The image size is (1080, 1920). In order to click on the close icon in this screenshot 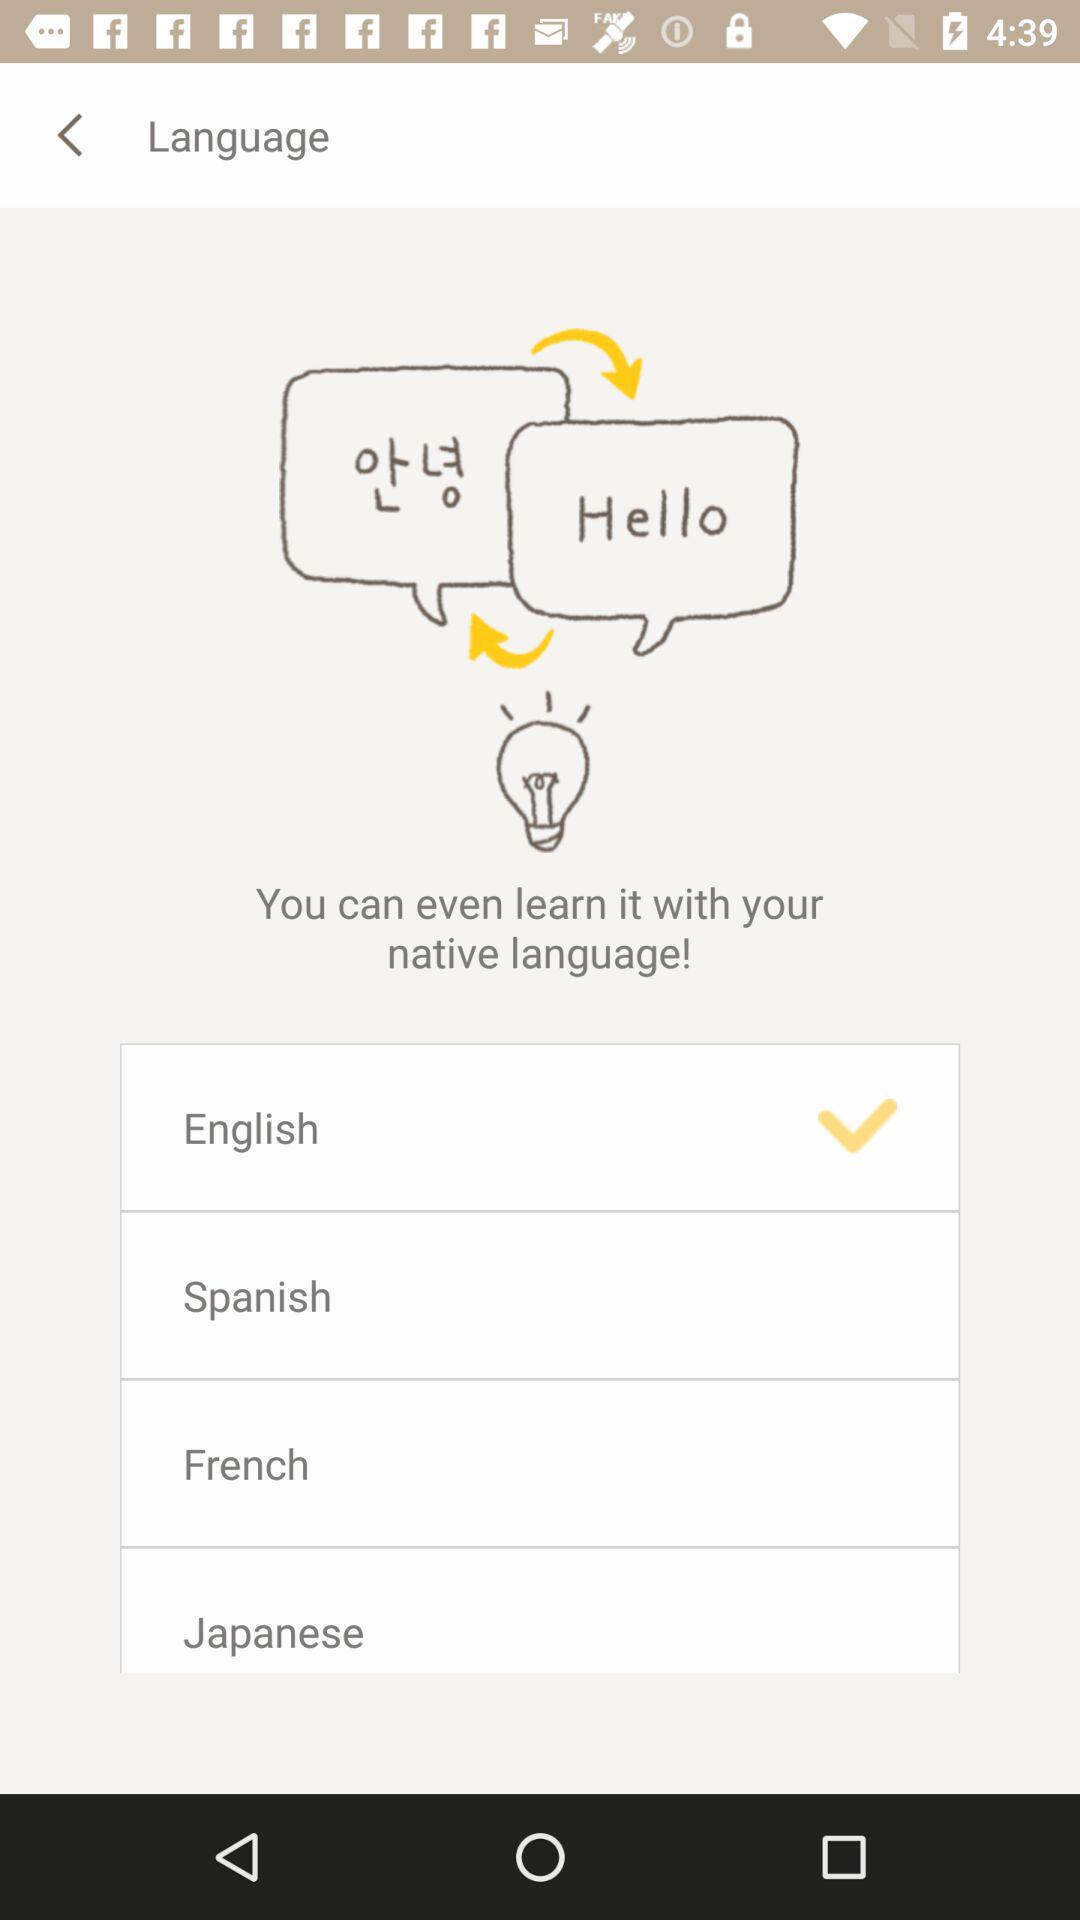, I will do `click(587, 1002)`.